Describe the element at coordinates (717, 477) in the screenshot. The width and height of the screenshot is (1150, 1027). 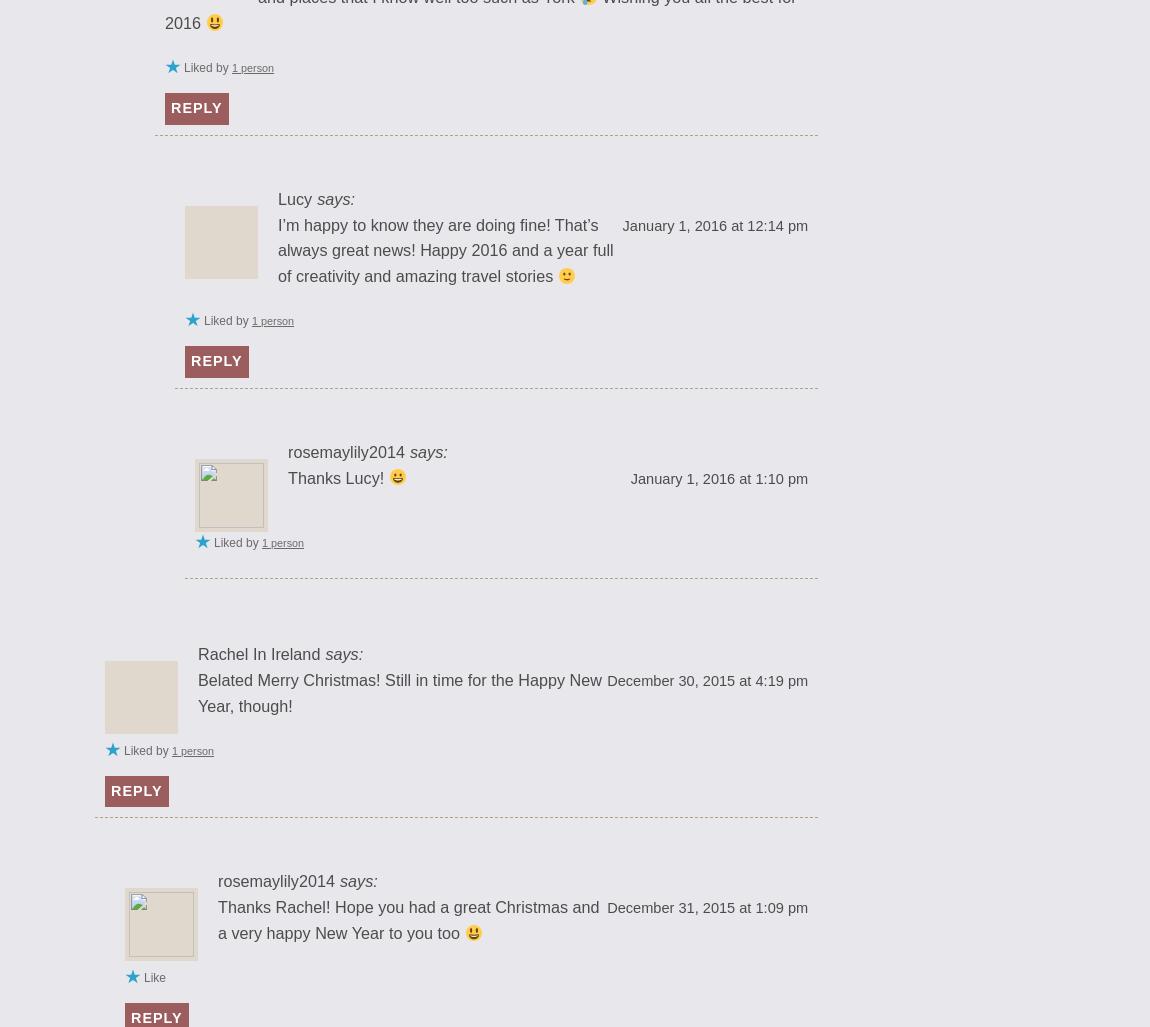
I see `'January 1, 2016 at 1:10 pm'` at that location.